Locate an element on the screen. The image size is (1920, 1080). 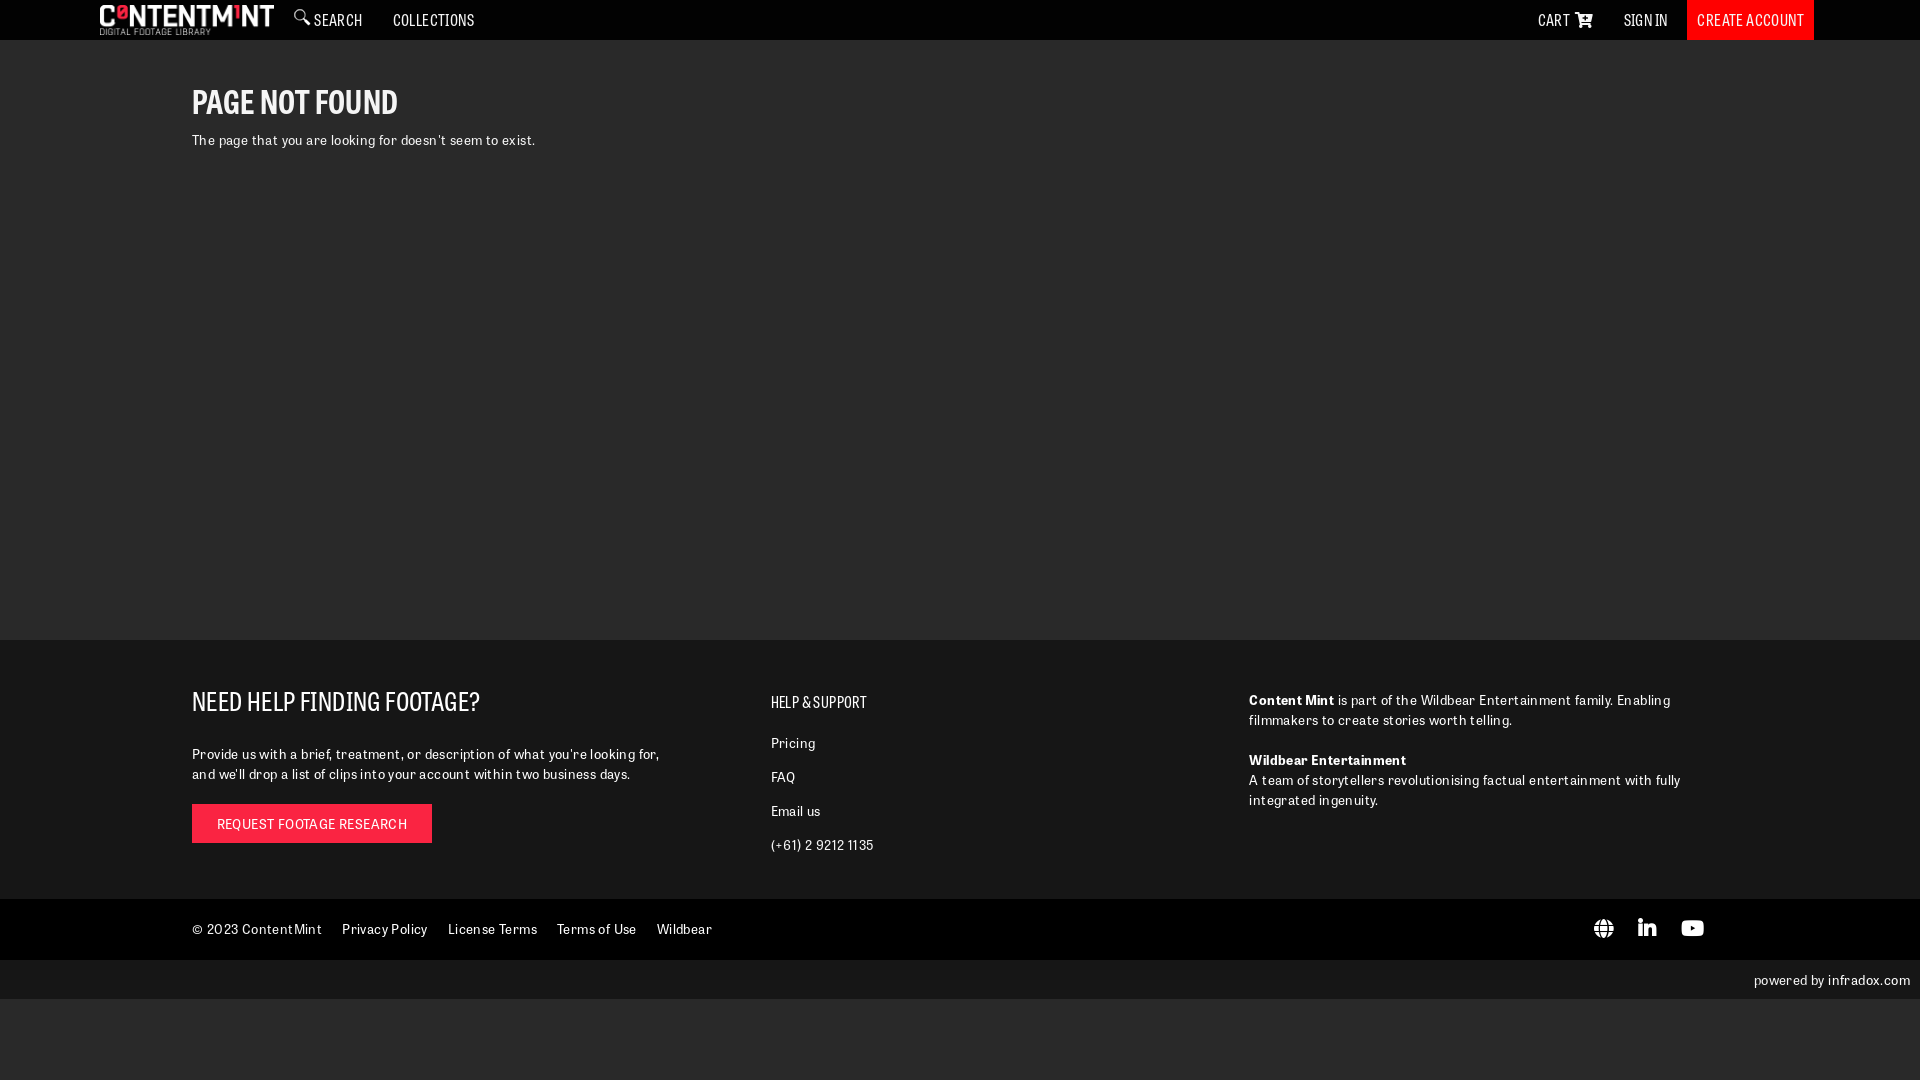
'Privacy Policy' is located at coordinates (384, 928).